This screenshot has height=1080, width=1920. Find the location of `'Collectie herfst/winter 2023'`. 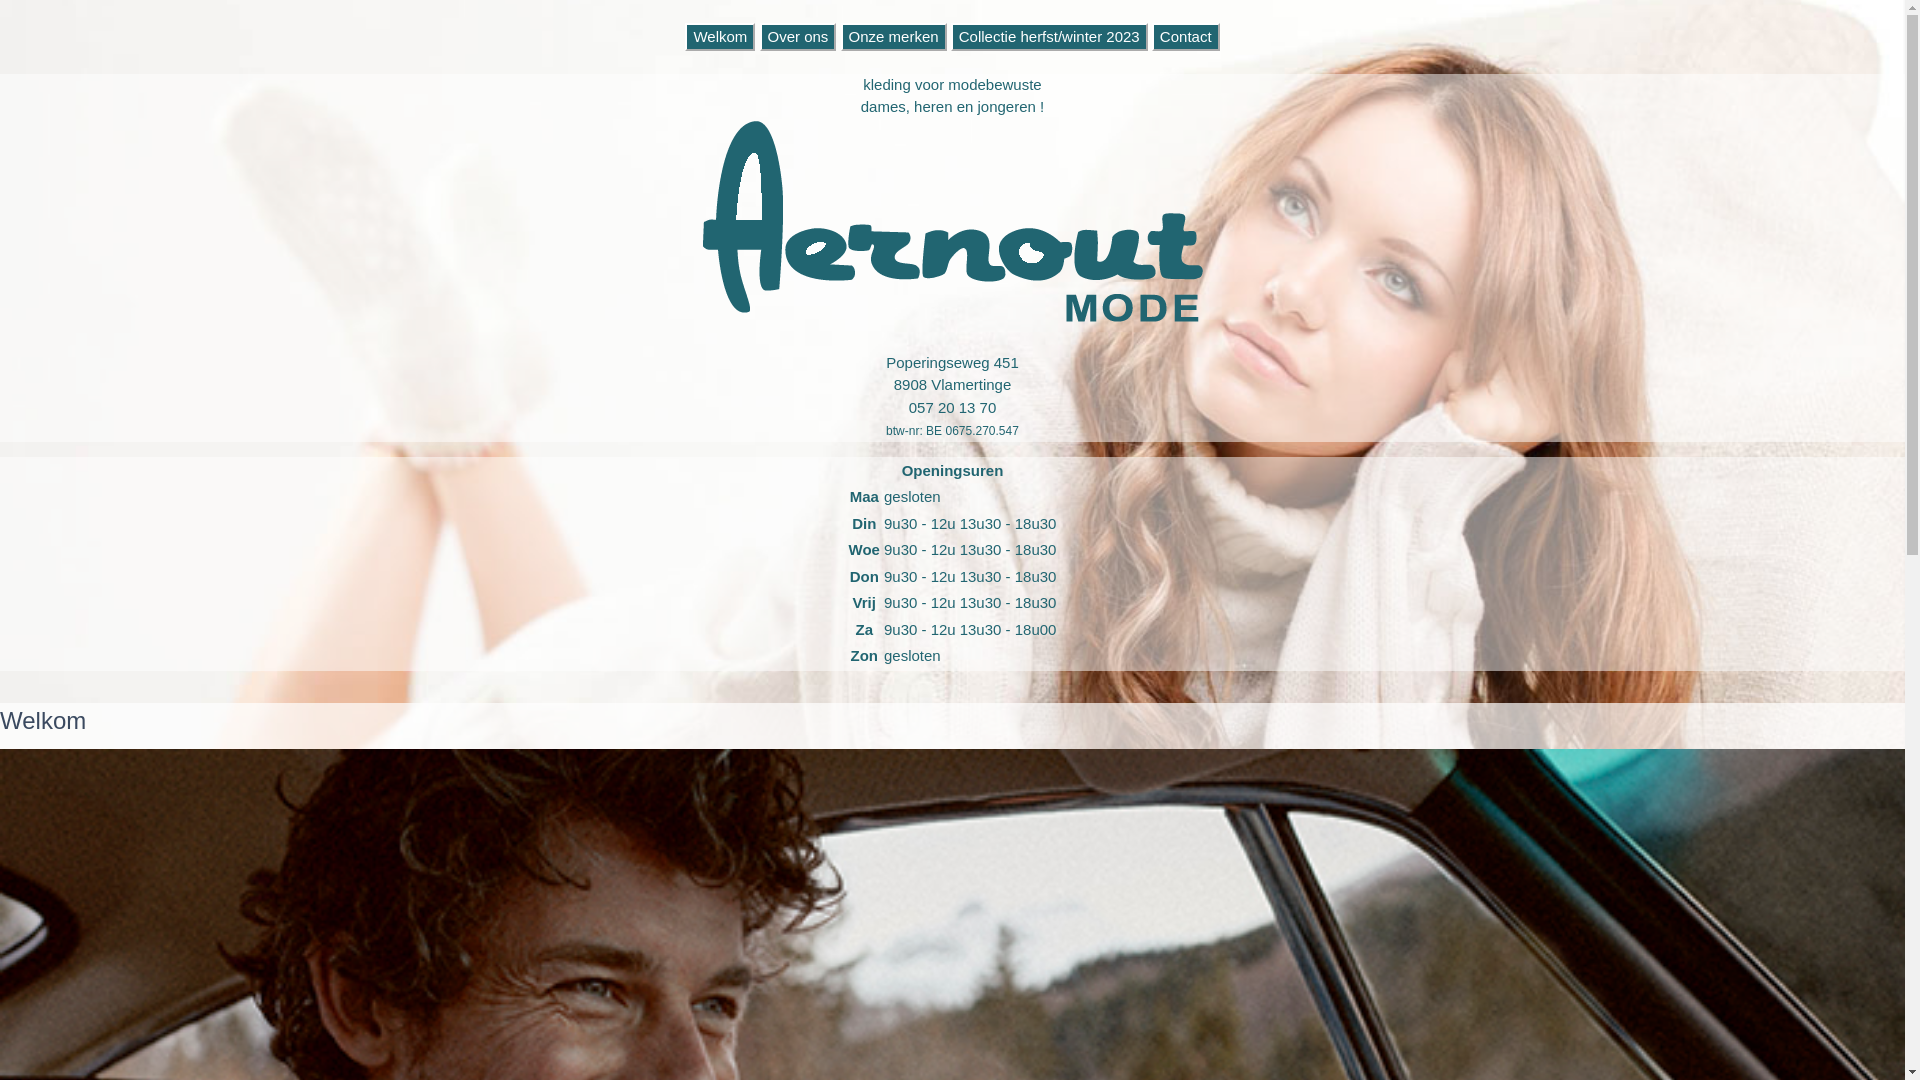

'Collectie herfst/winter 2023' is located at coordinates (1048, 36).